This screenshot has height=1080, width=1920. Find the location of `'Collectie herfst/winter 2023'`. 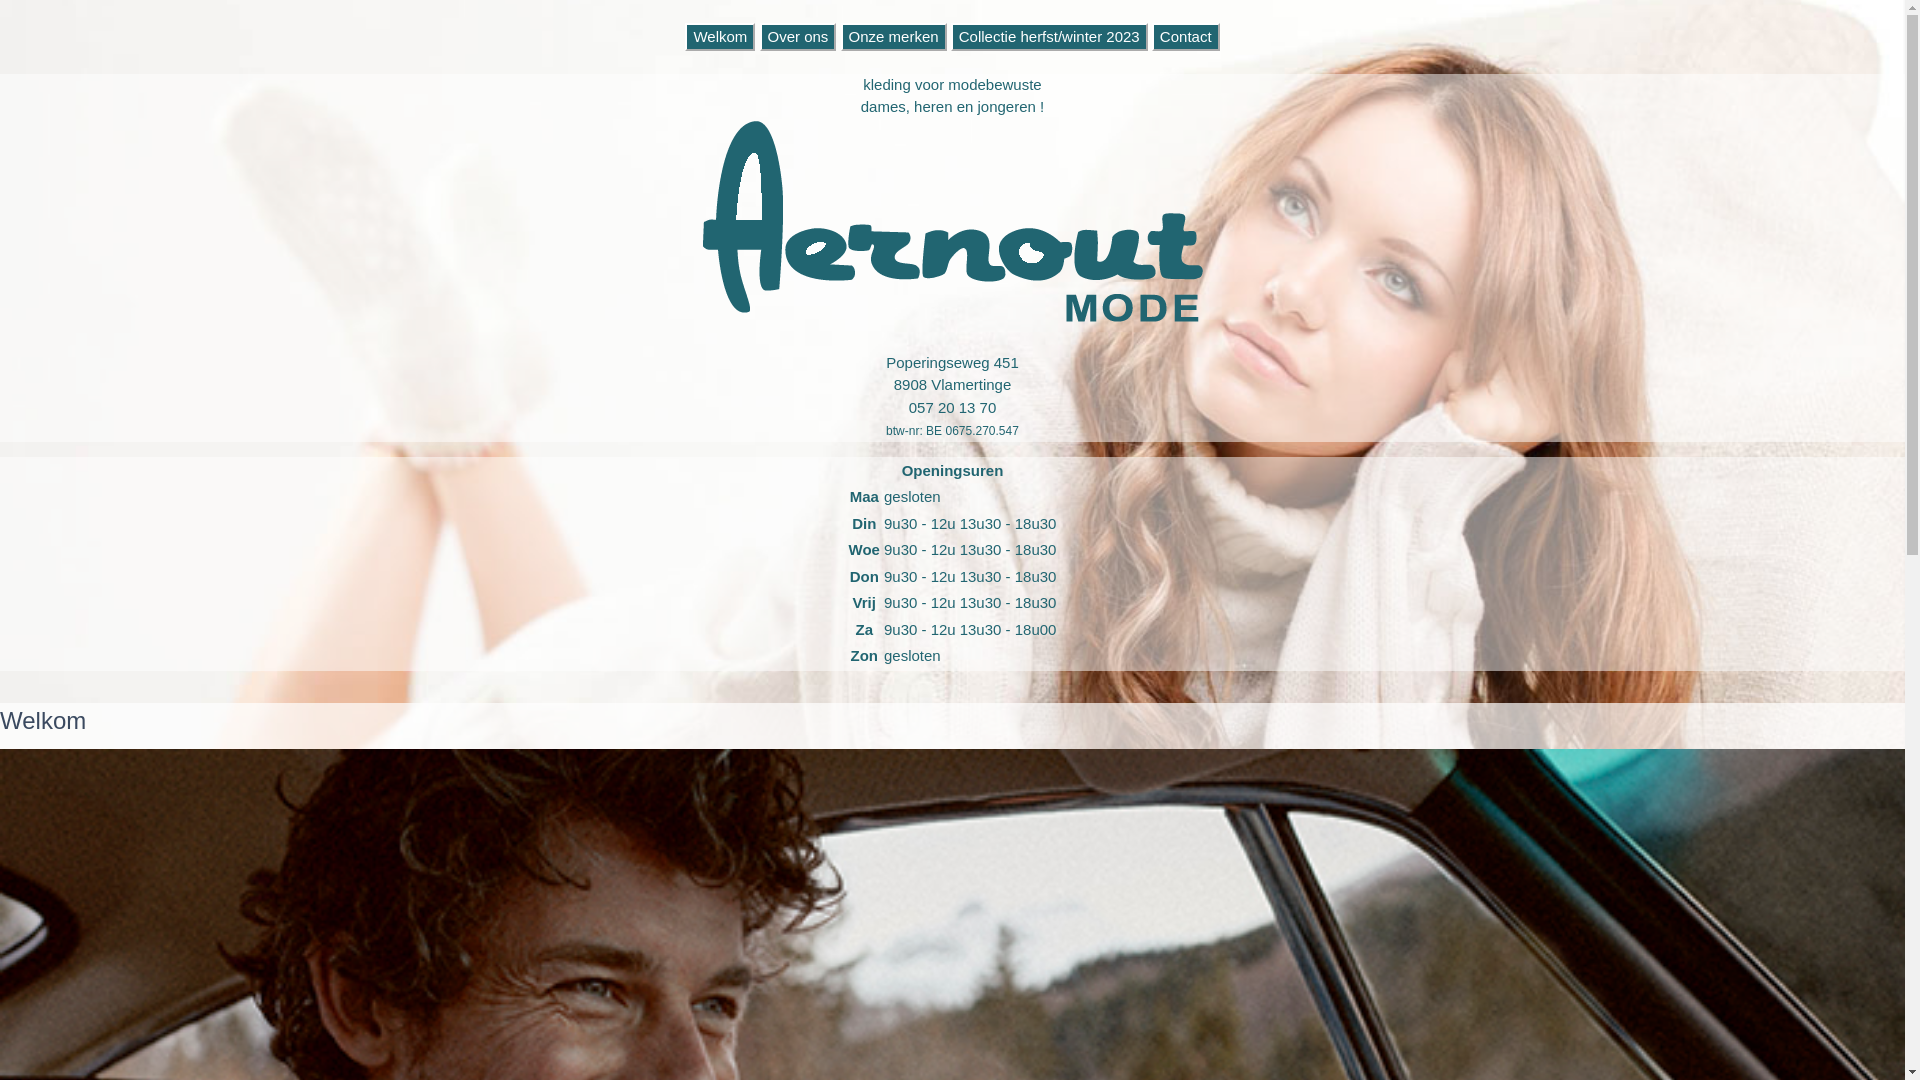

'Collectie herfst/winter 2023' is located at coordinates (1048, 36).